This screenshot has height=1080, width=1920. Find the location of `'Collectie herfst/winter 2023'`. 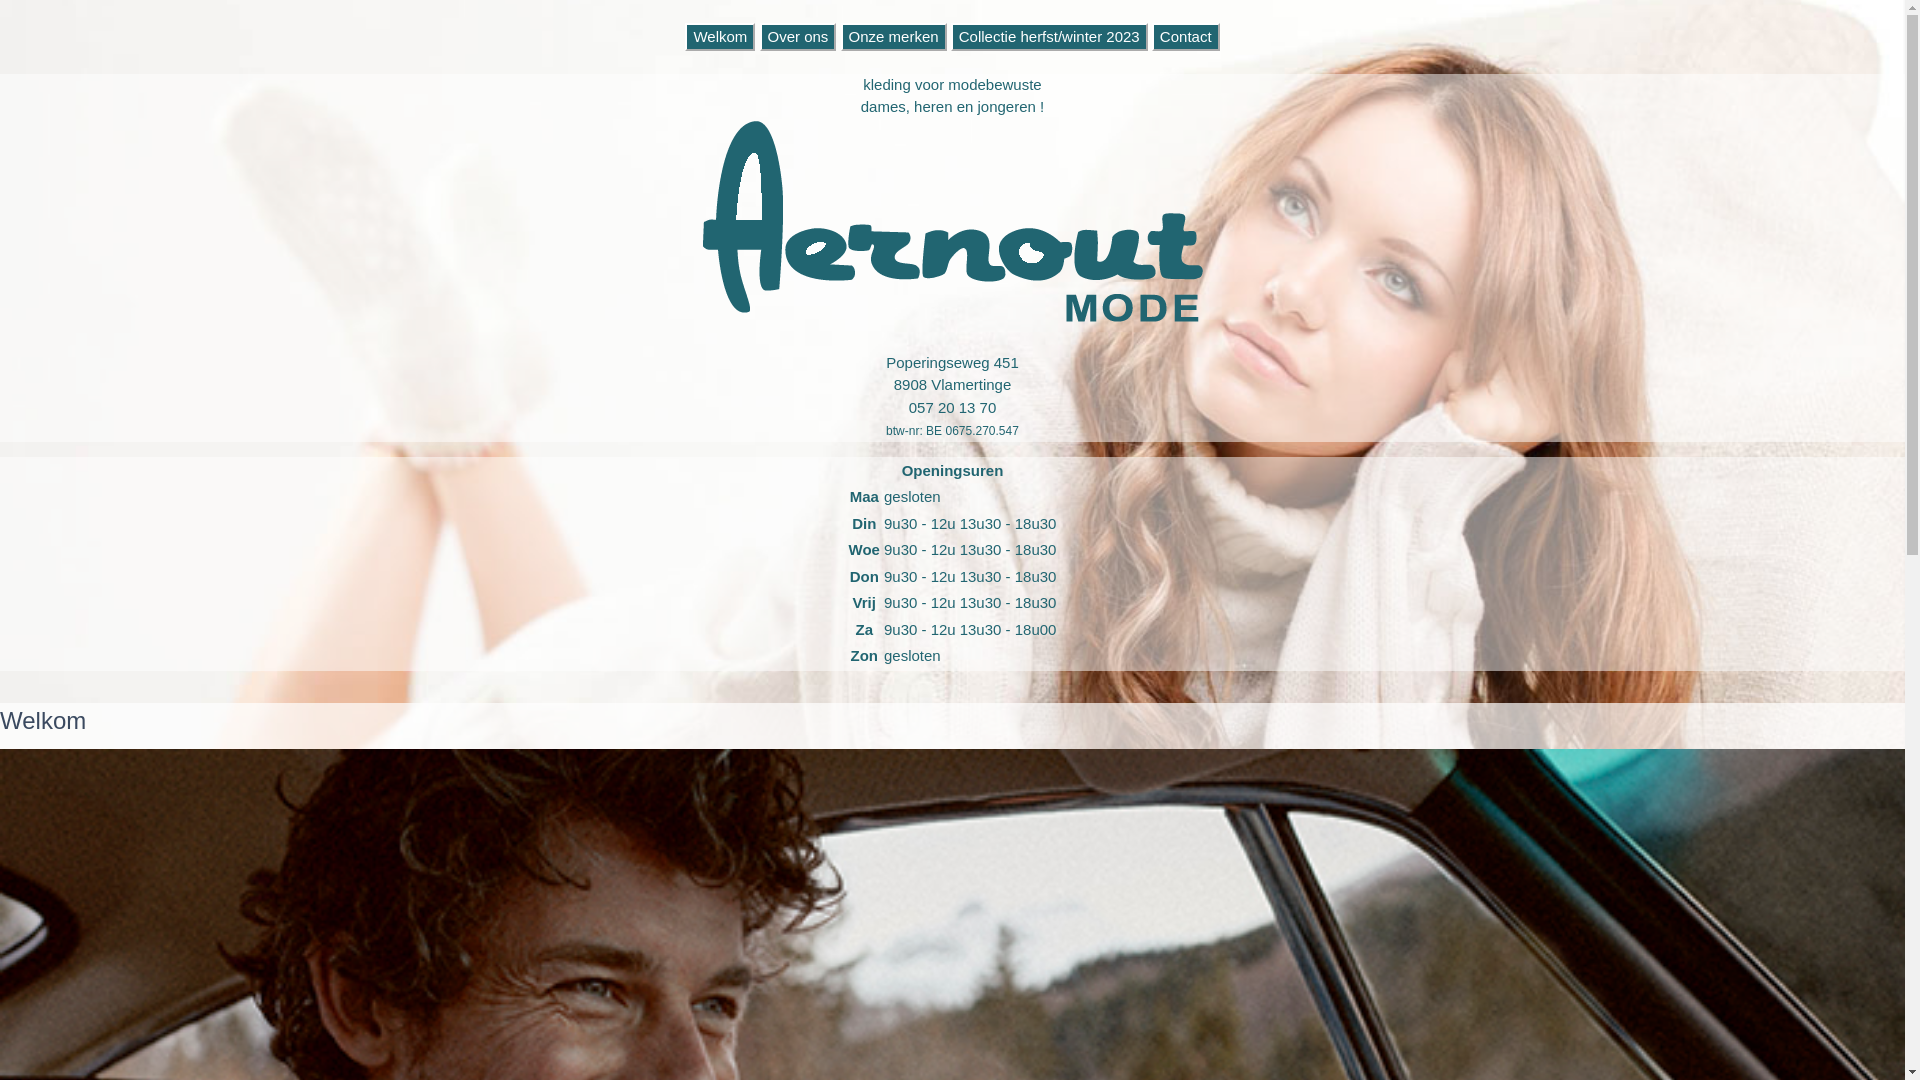

'Collectie herfst/winter 2023' is located at coordinates (1048, 36).